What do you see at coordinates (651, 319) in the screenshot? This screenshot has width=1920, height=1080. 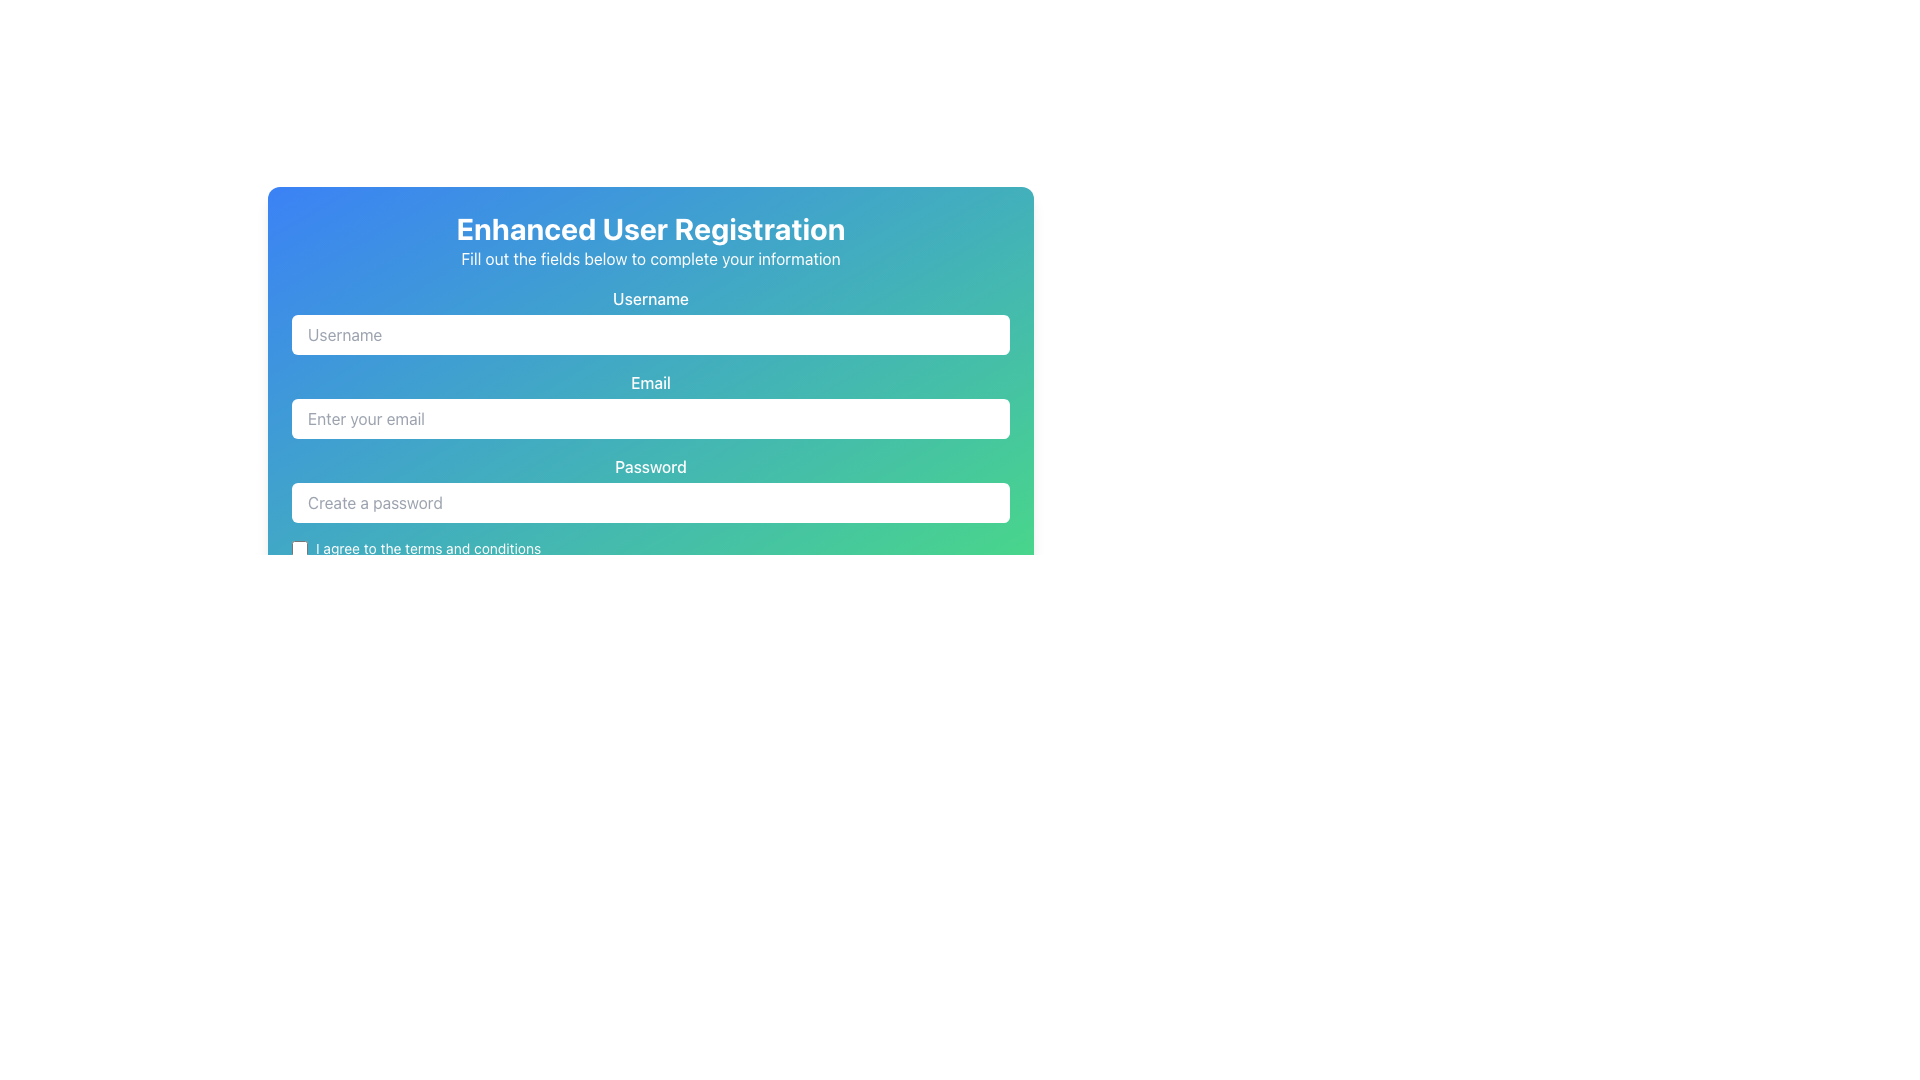 I see `on the 'Username' text input field, which is a white rectangular box with rounded edges, located directly below the header 'Enhanced User Registration'` at bounding box center [651, 319].